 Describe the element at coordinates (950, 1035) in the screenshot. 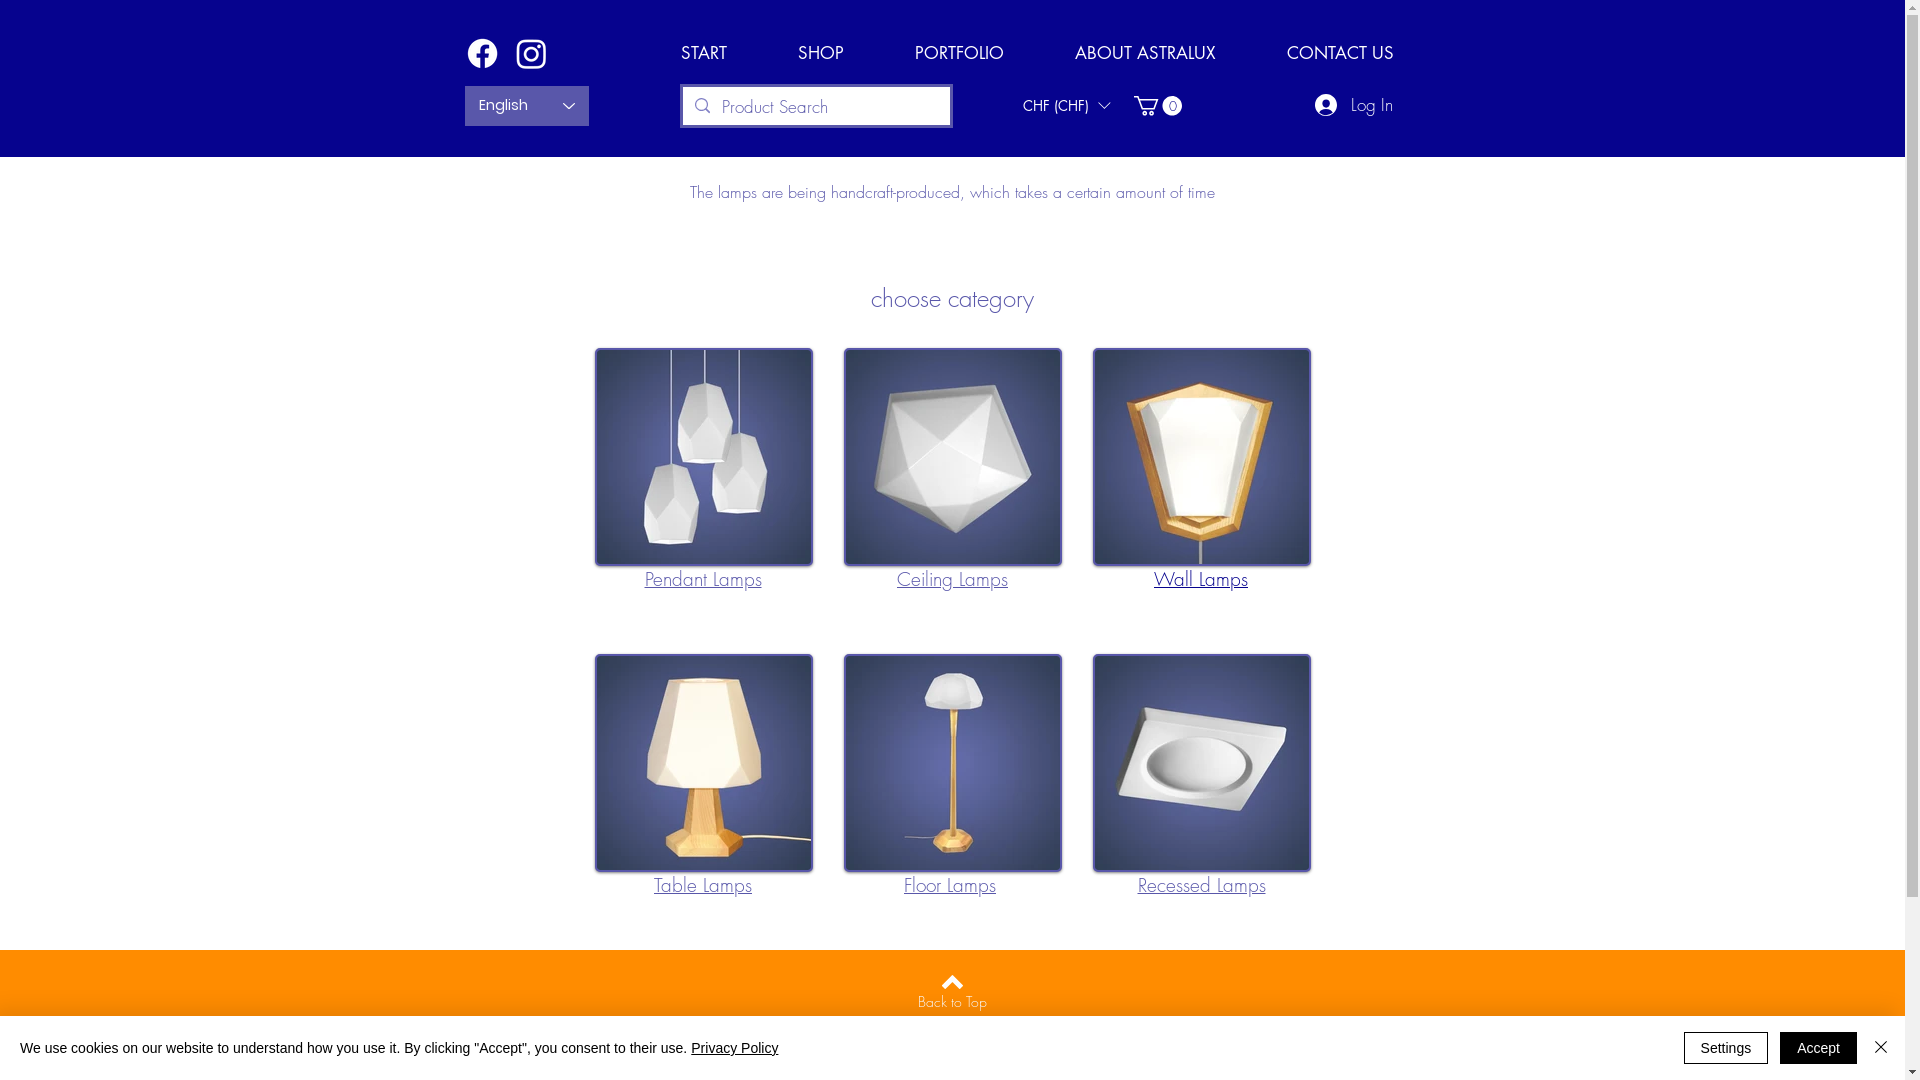

I see `'Terms of Service'` at that location.